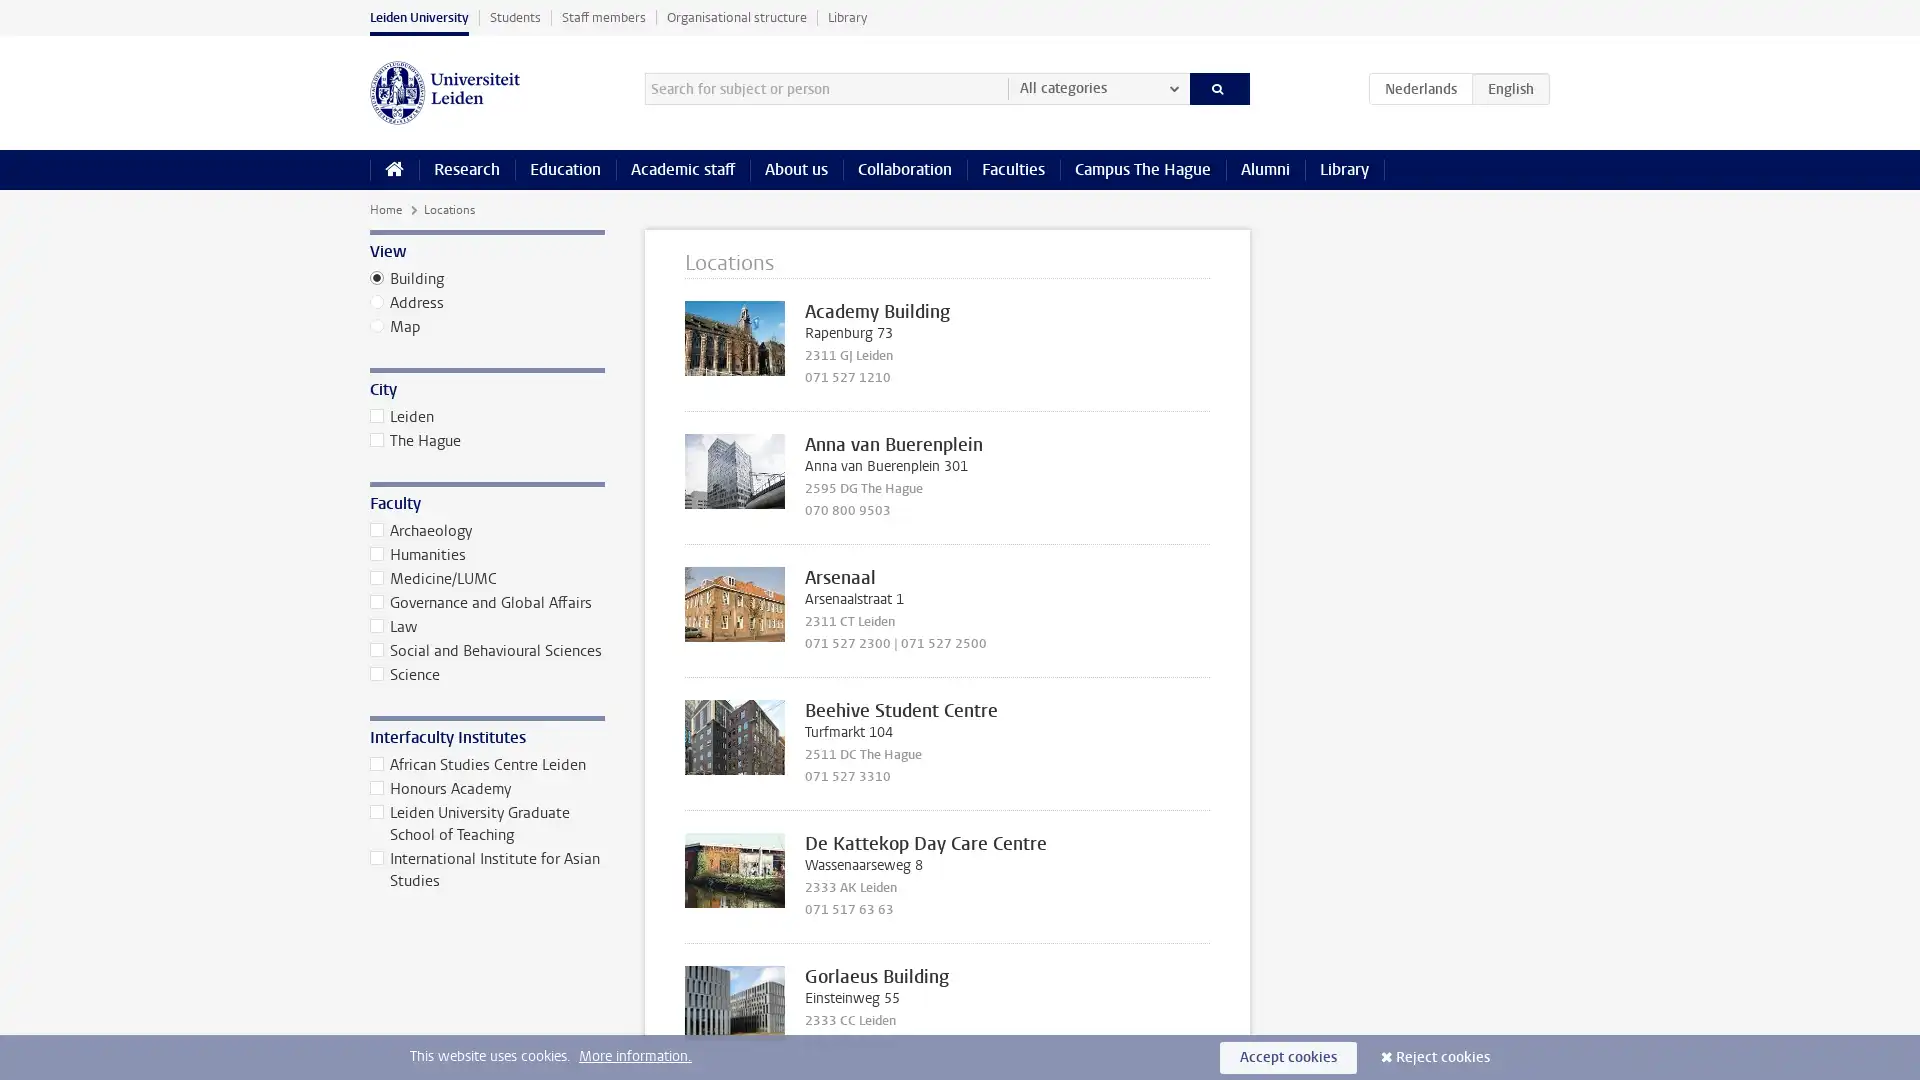 The image size is (1920, 1080). Describe the element at coordinates (1218, 87) in the screenshot. I see `Search` at that location.